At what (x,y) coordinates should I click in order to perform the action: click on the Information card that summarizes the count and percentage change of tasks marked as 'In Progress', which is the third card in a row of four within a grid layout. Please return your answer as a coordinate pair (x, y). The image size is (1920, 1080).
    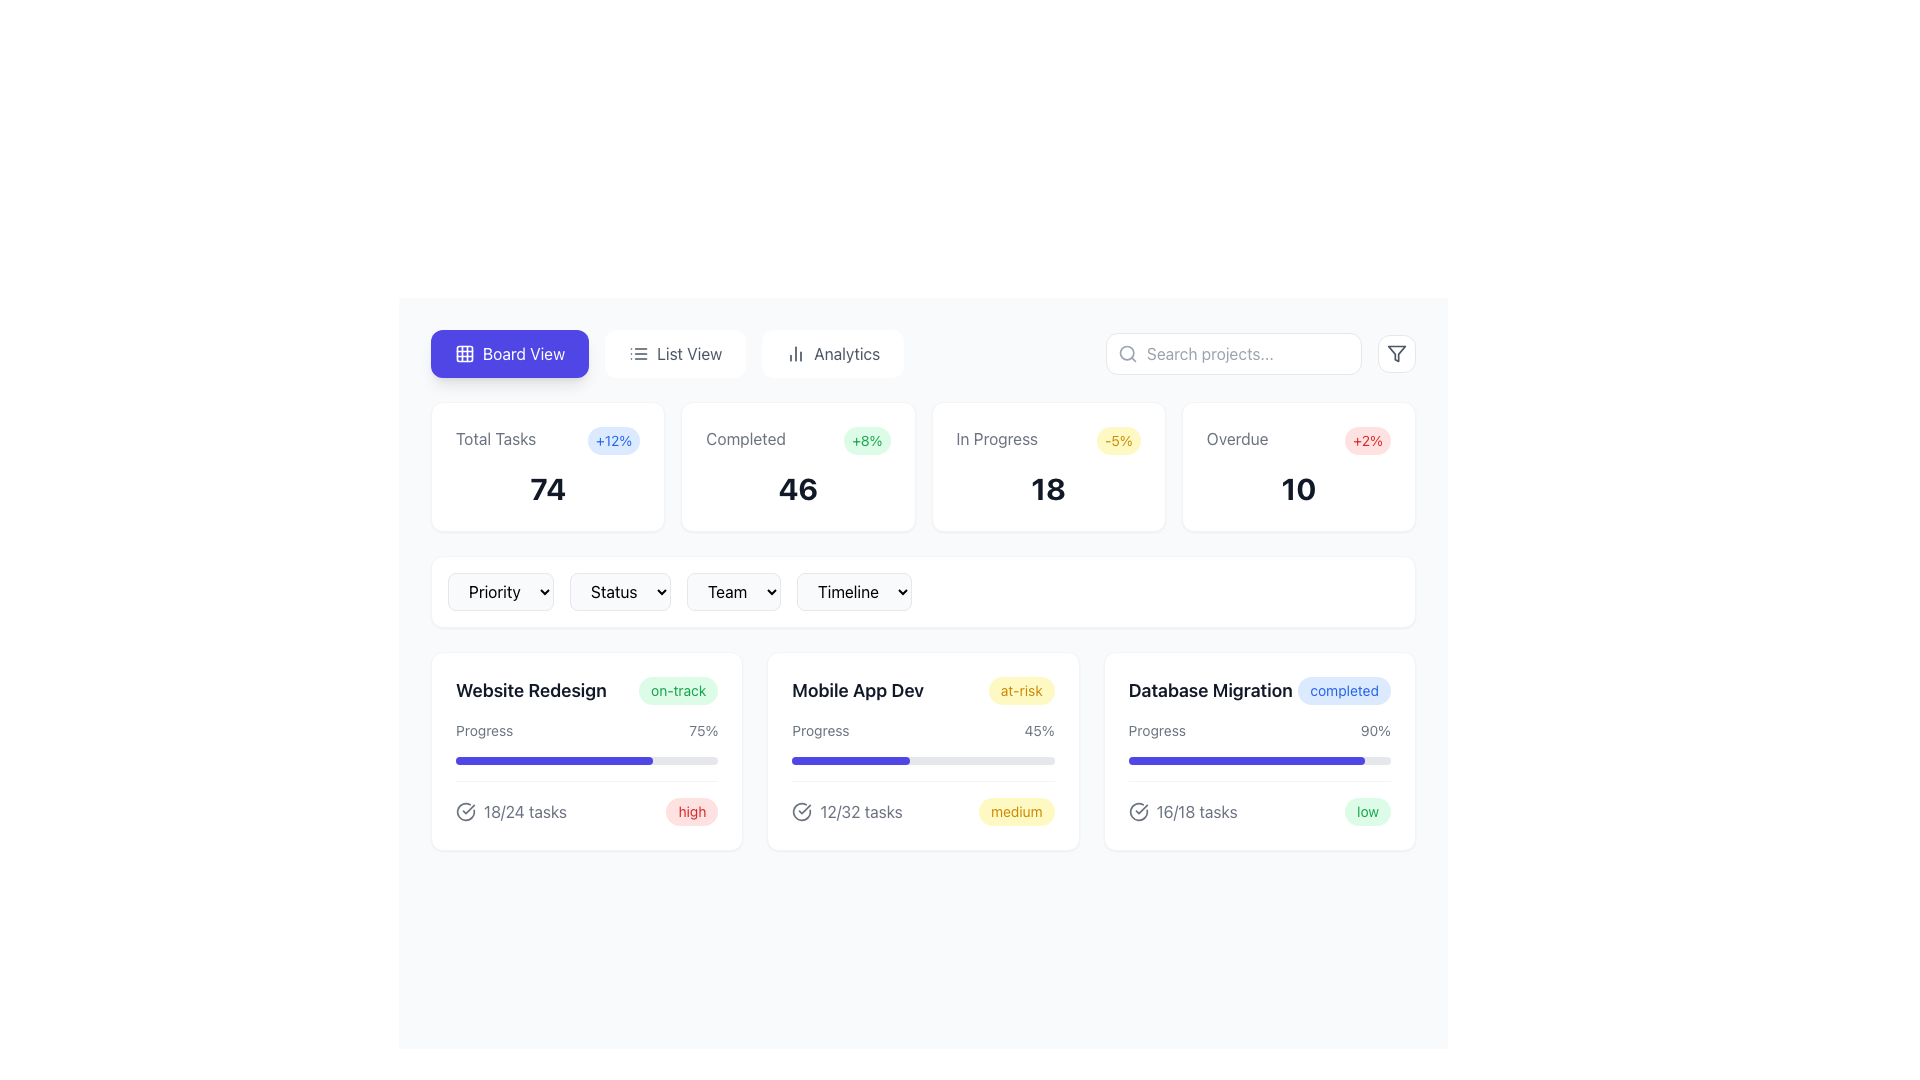
    Looking at the image, I should click on (1047, 466).